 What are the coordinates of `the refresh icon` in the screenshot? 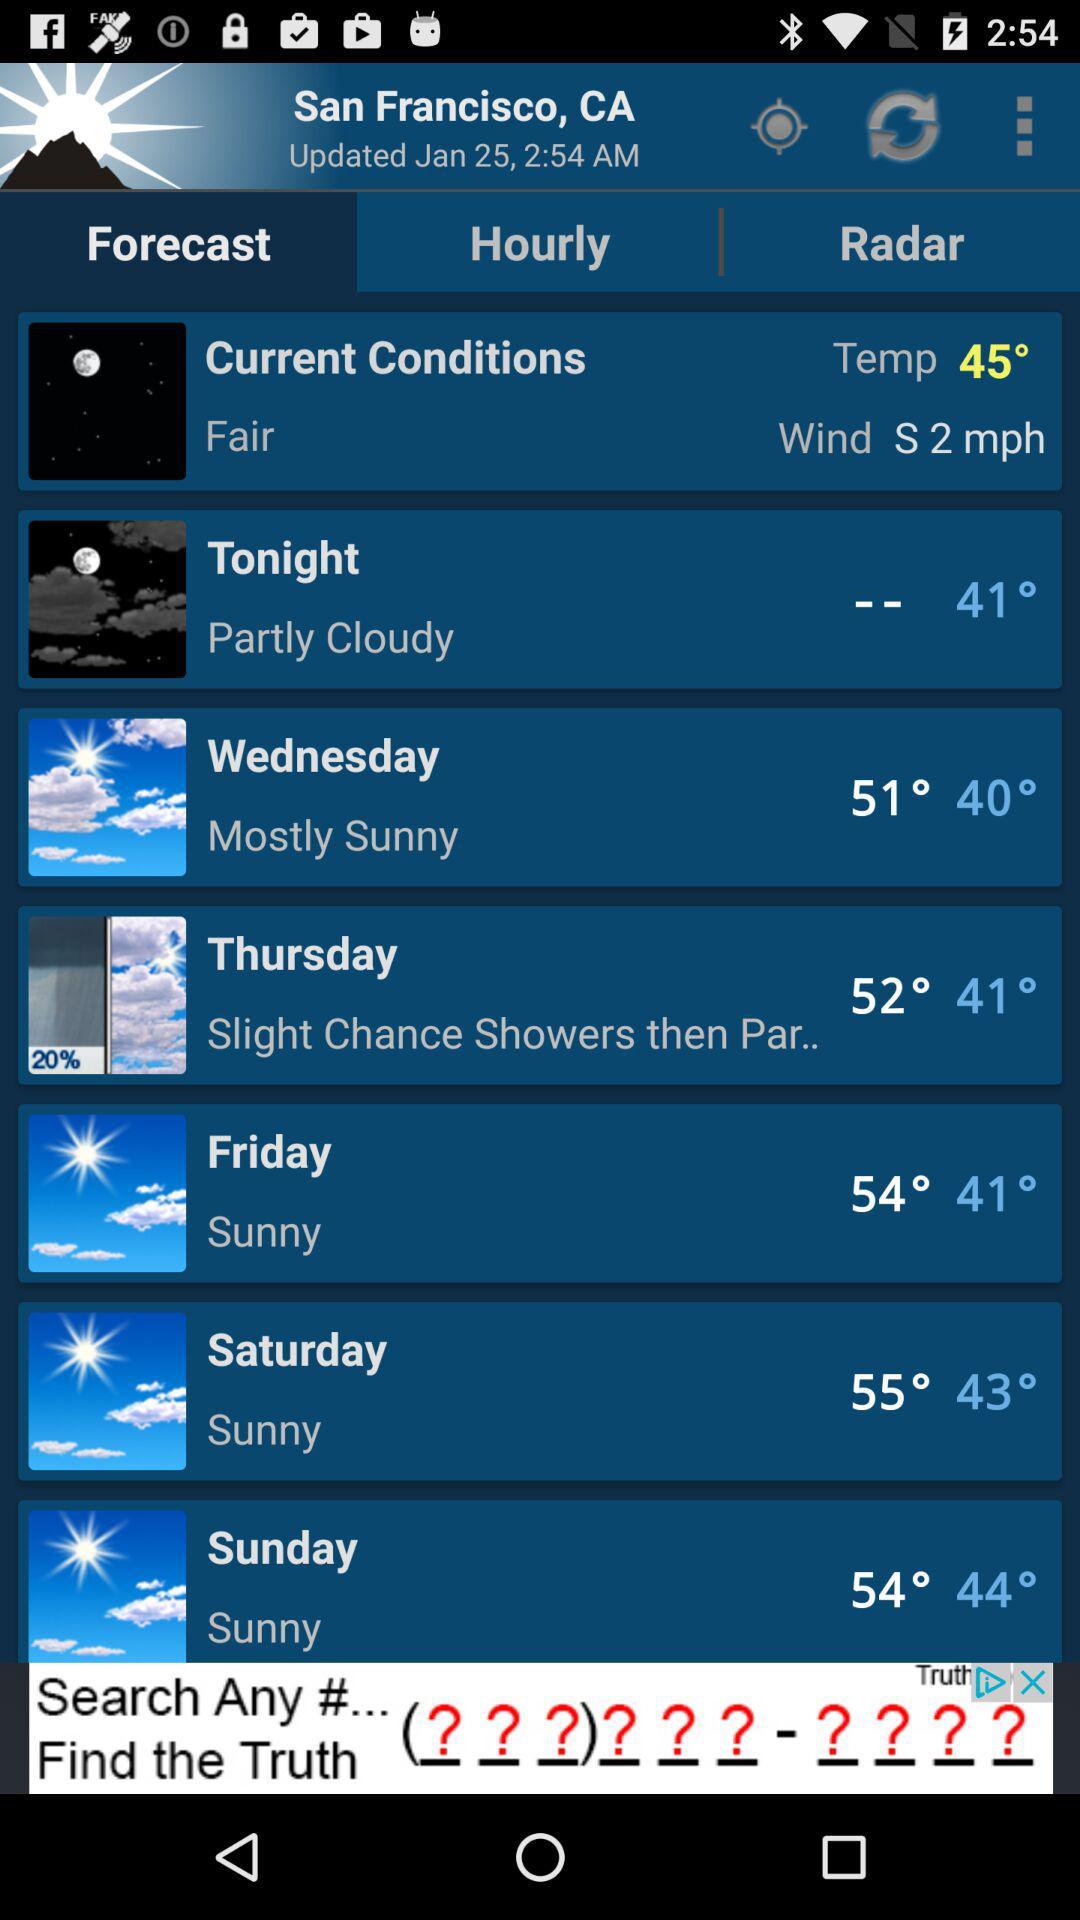 It's located at (905, 133).